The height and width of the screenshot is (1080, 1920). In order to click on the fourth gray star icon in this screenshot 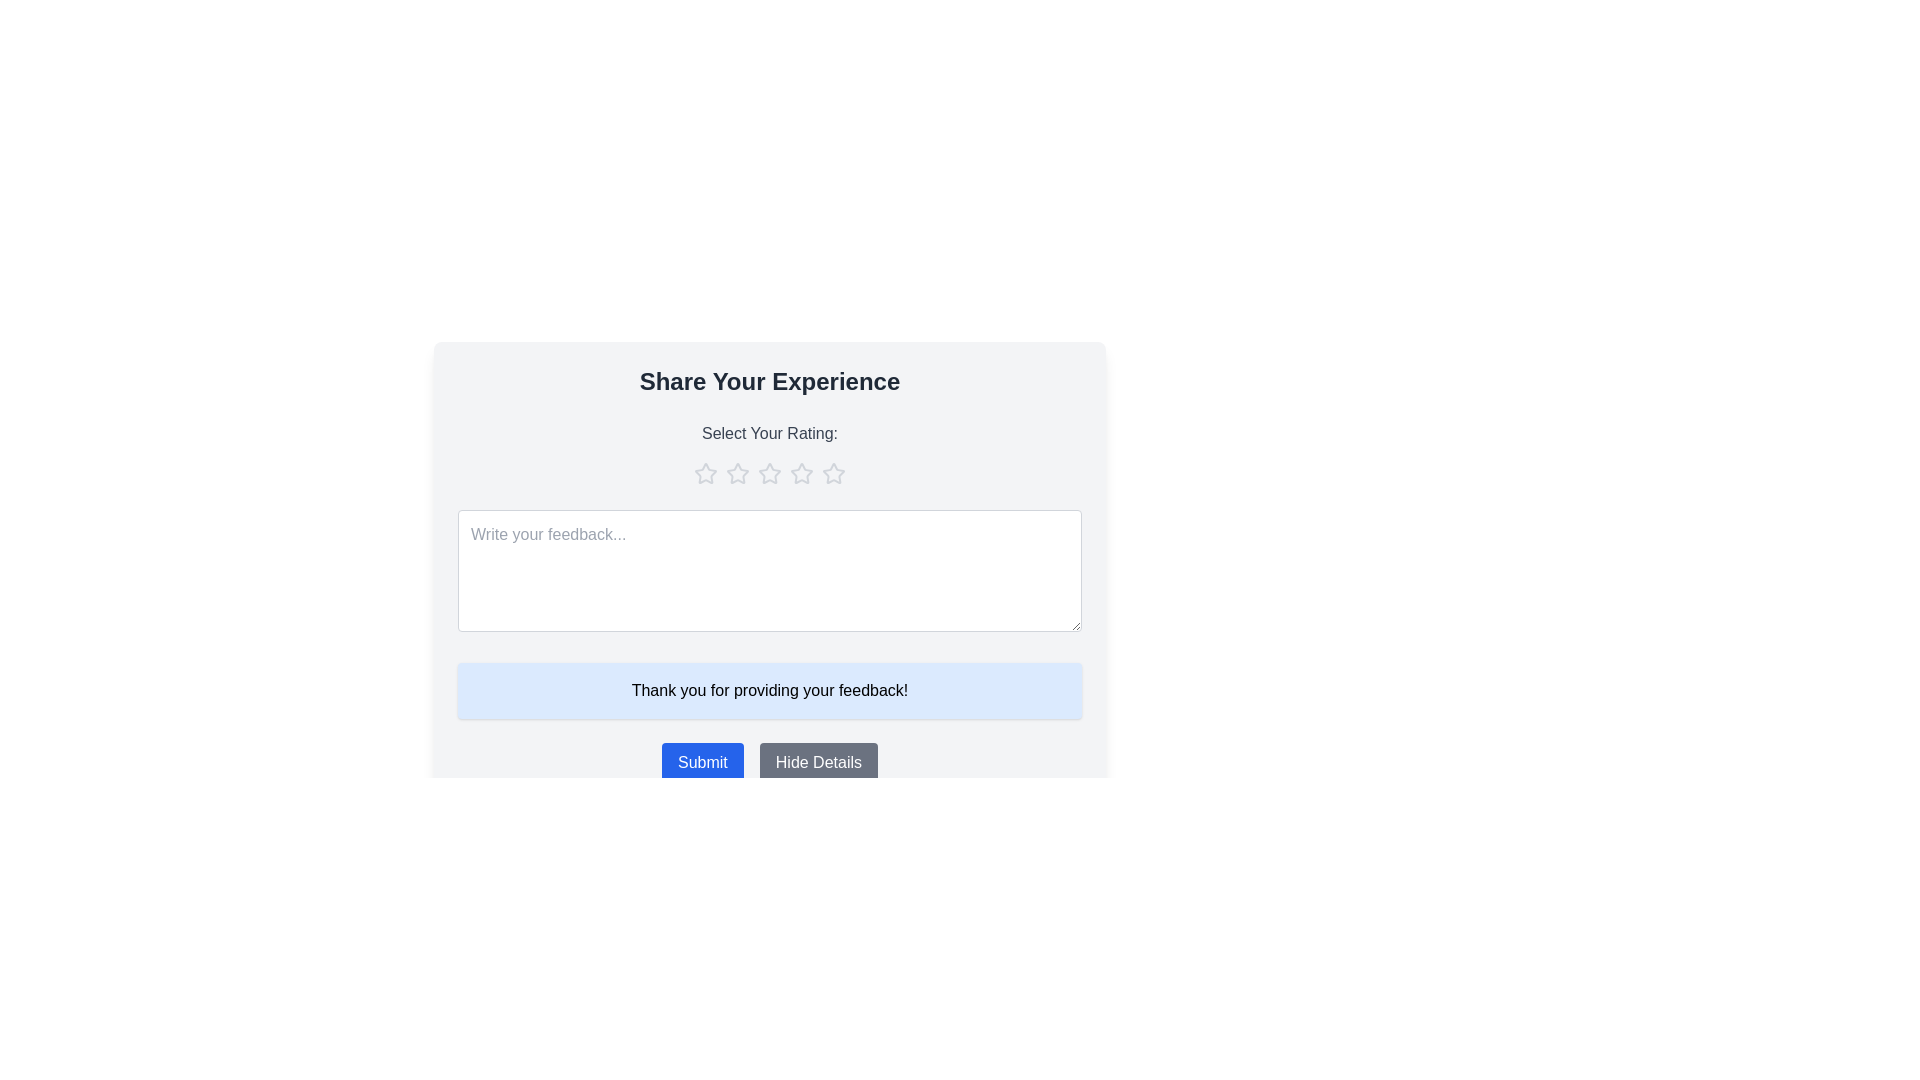, I will do `click(801, 474)`.